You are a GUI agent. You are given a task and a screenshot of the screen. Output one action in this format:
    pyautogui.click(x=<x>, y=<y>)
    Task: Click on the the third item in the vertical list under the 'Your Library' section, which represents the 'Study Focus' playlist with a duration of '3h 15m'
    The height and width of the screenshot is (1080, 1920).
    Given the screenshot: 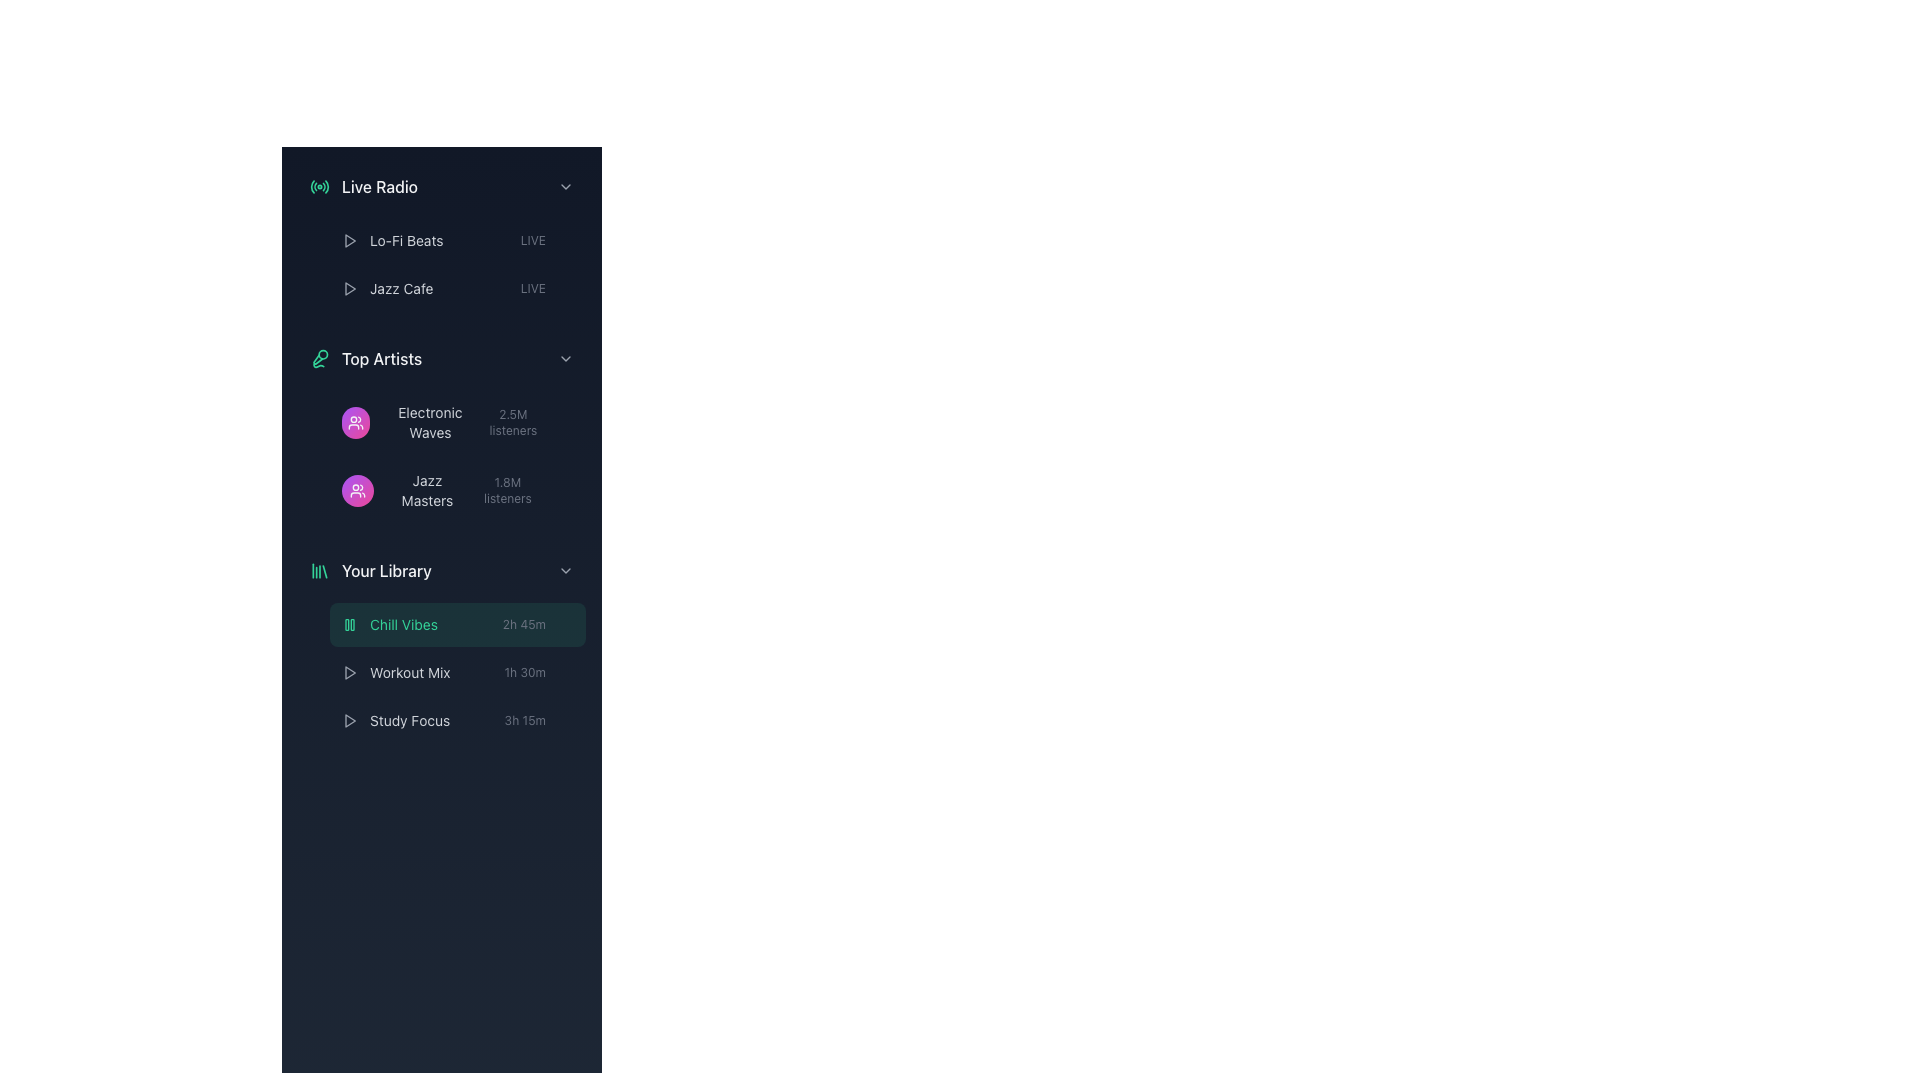 What is the action you would take?
    pyautogui.click(x=456, y=721)
    